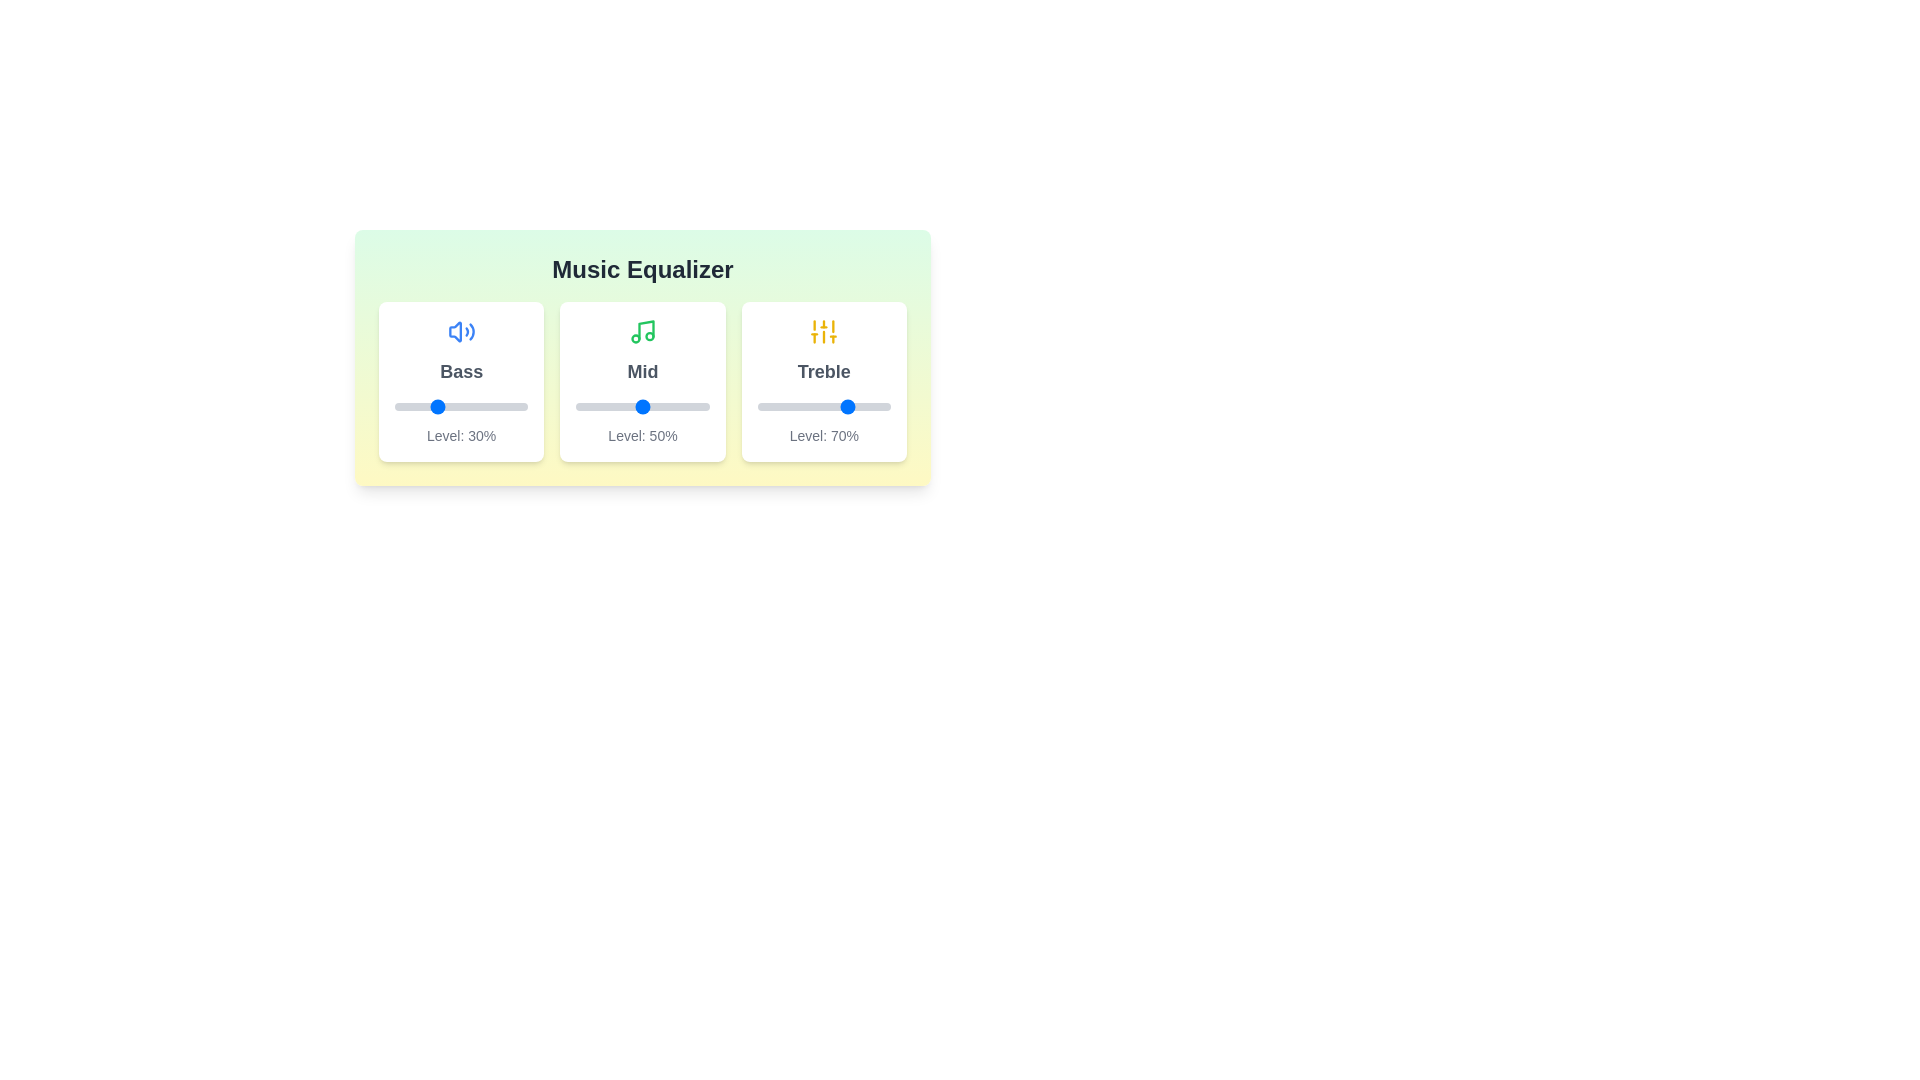 The height and width of the screenshot is (1080, 1920). What do you see at coordinates (848, 406) in the screenshot?
I see `the Treble slider to set its value to 68` at bounding box center [848, 406].